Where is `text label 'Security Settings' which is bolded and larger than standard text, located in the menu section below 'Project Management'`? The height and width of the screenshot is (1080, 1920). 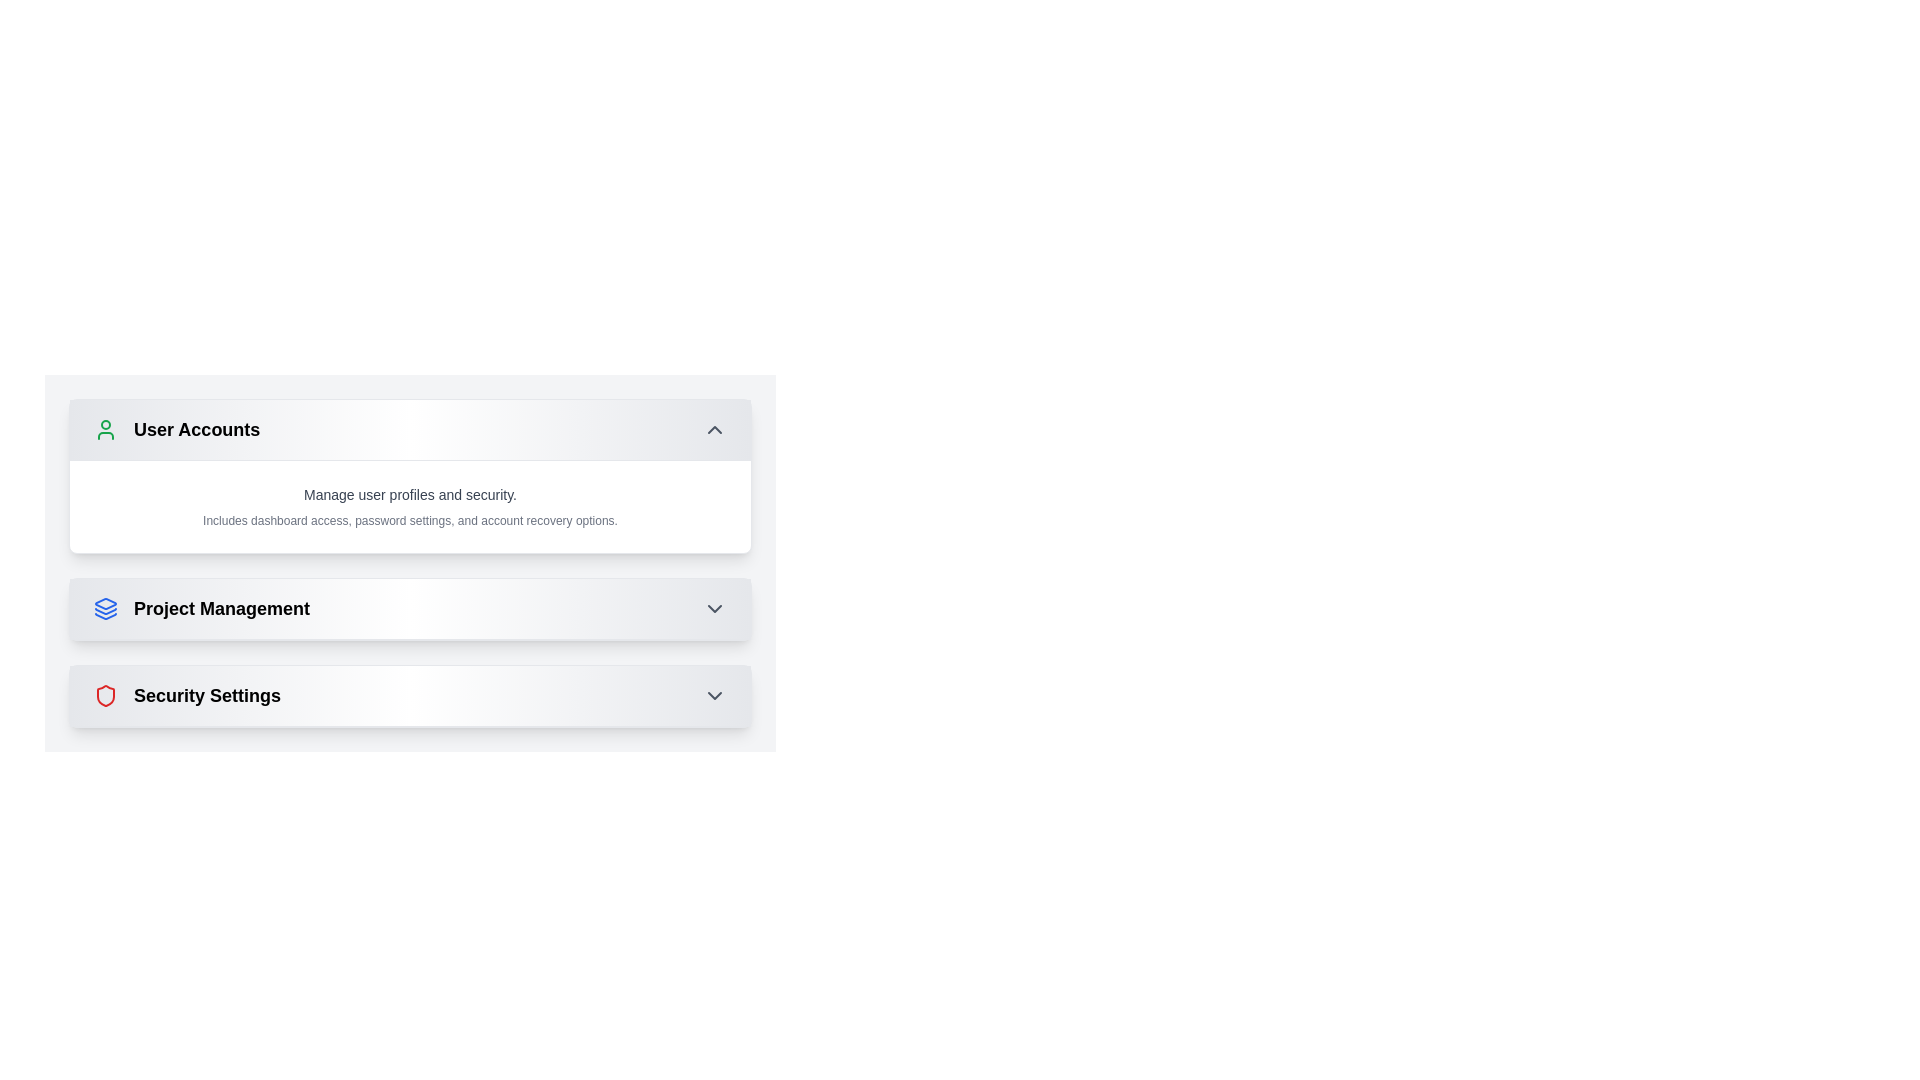
text label 'Security Settings' which is bolded and larger than standard text, located in the menu section below 'Project Management' is located at coordinates (207, 694).